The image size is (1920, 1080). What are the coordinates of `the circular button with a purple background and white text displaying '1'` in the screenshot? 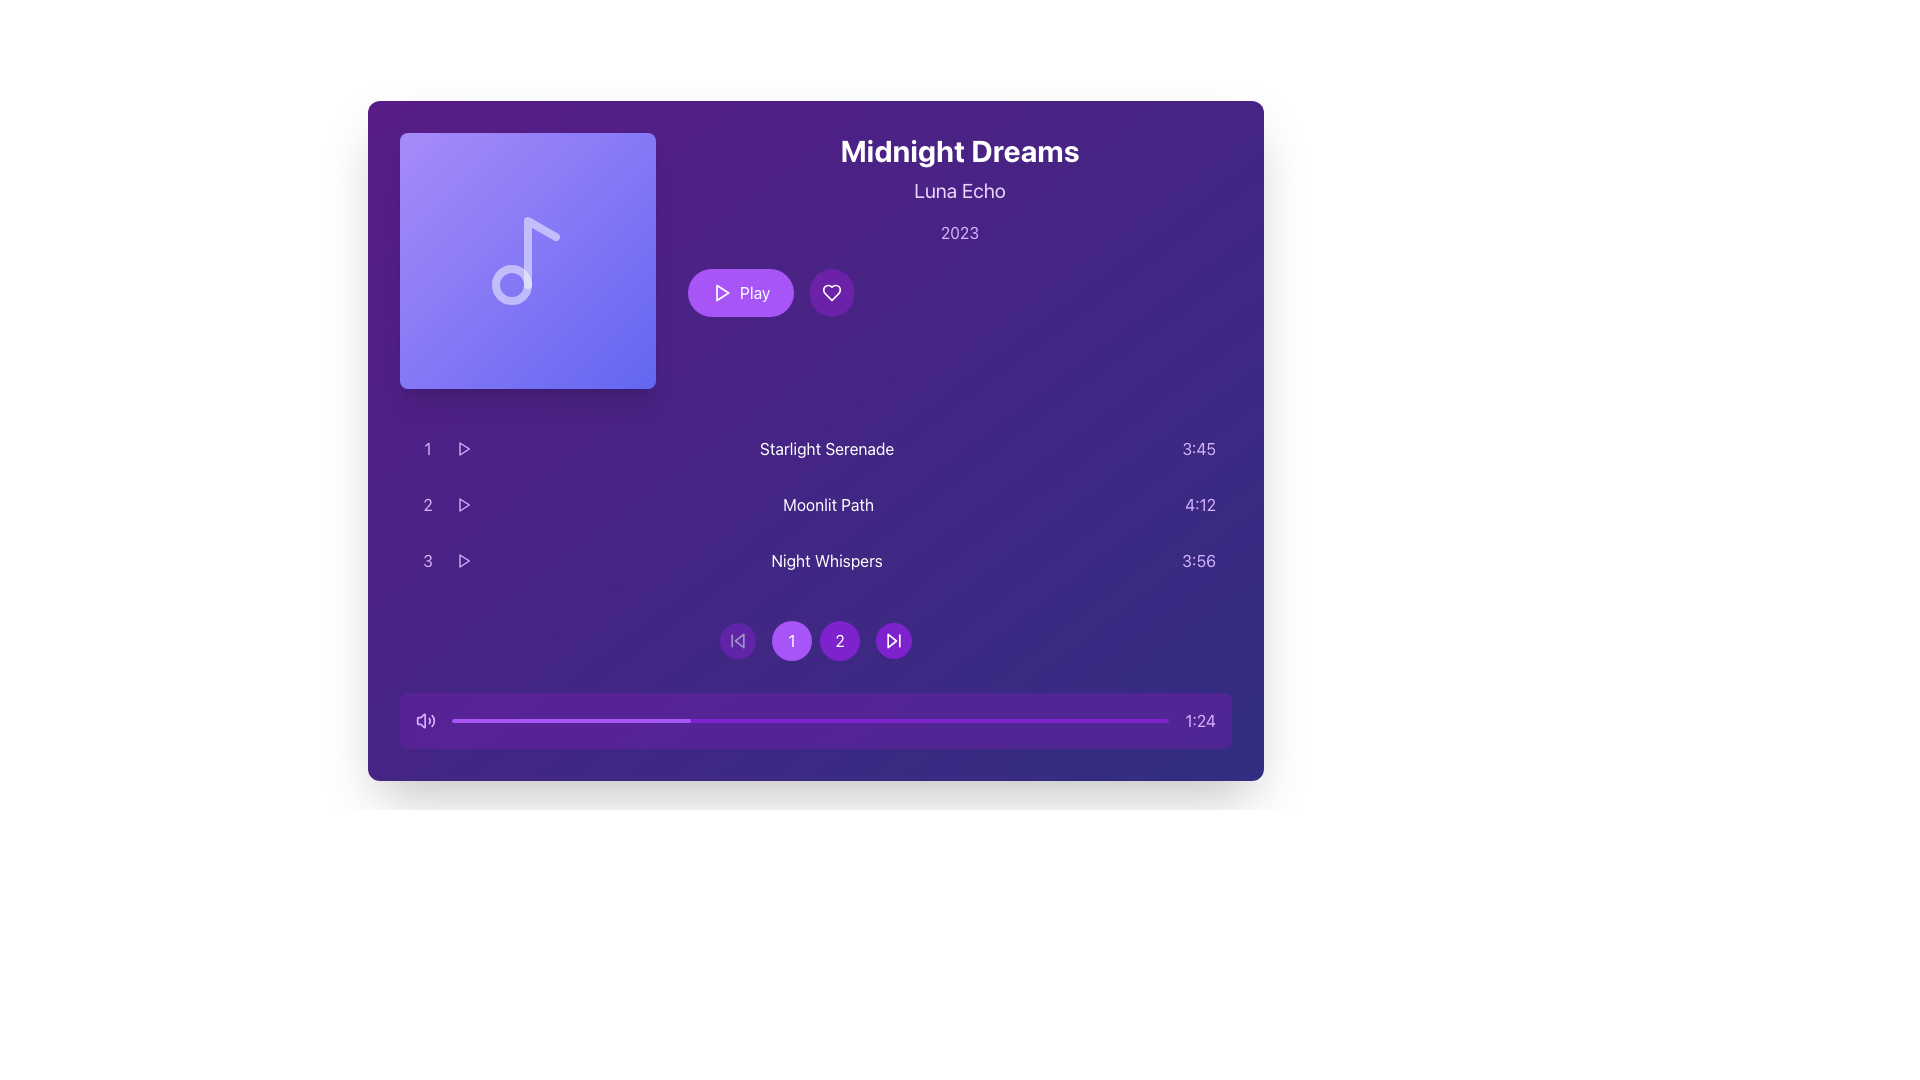 It's located at (791, 640).